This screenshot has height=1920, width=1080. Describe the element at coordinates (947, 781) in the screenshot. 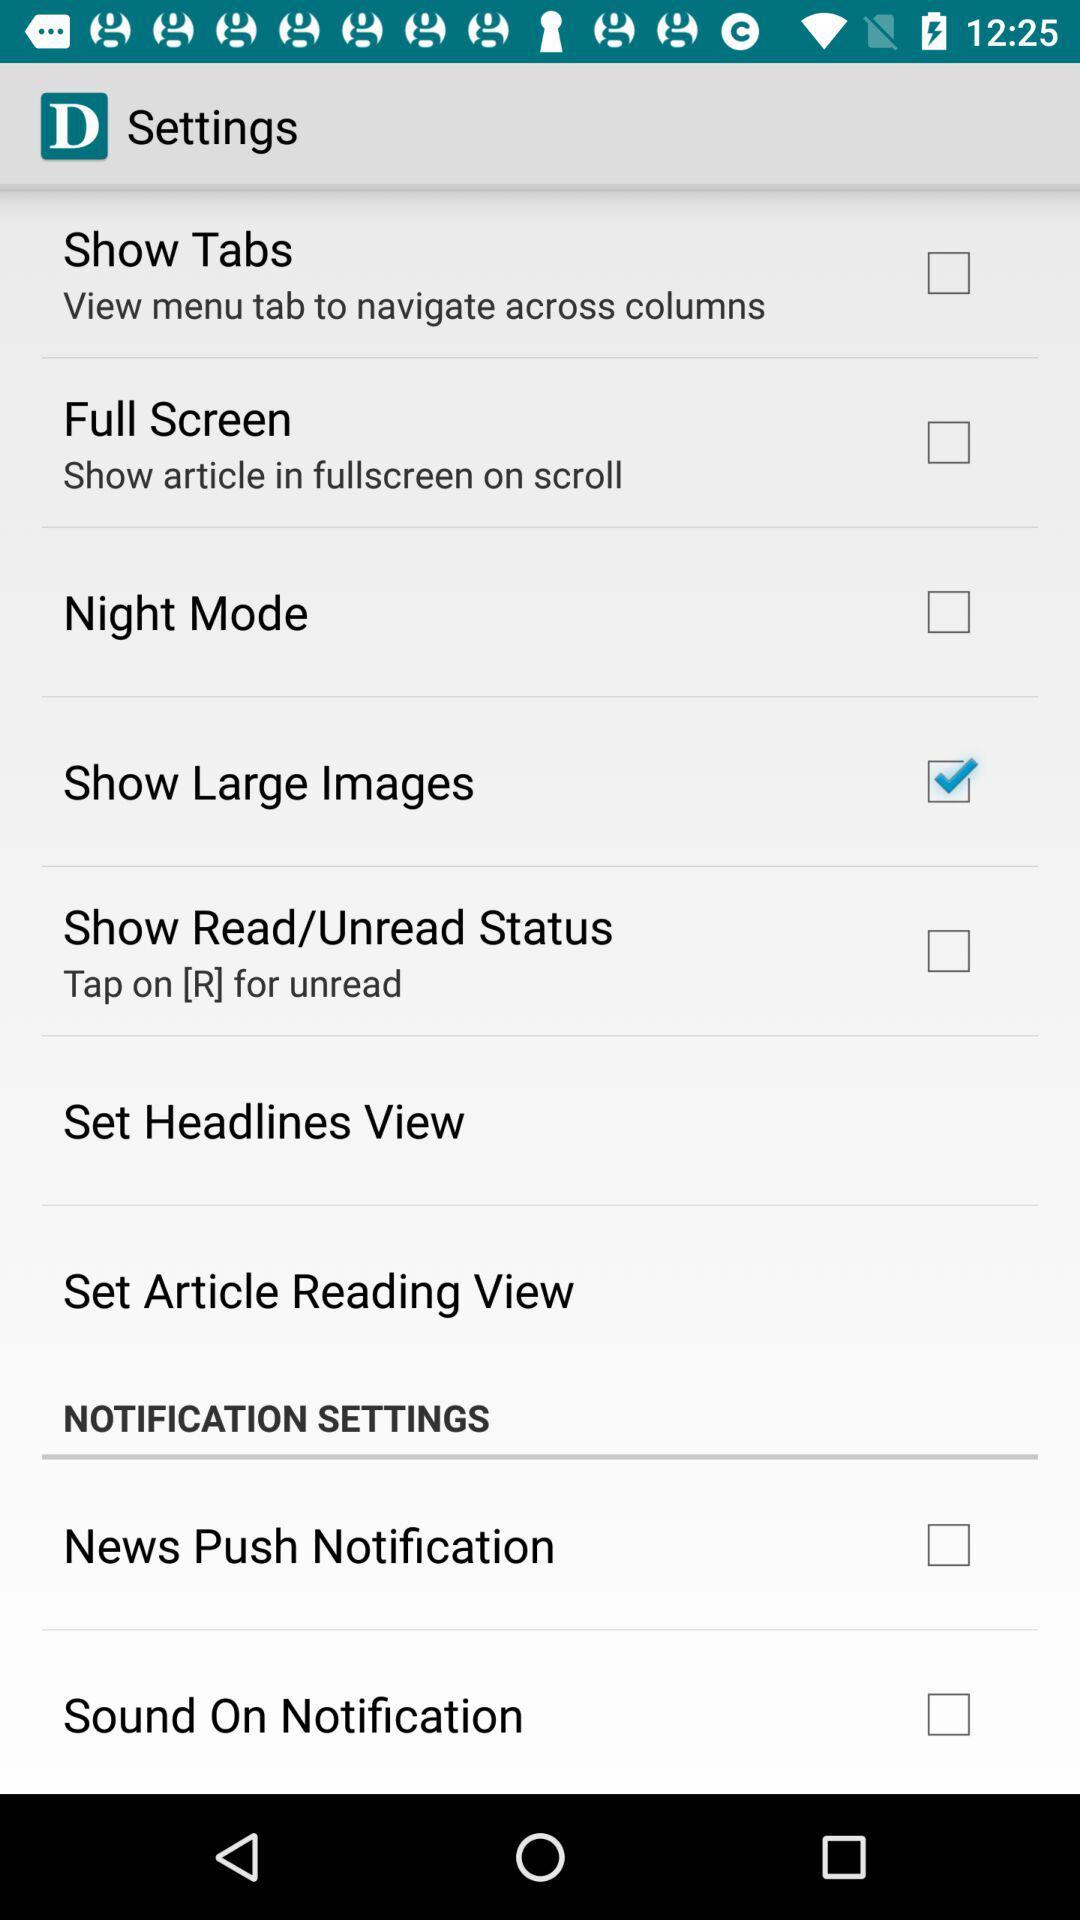

I see `the checkbox which is on the right side of show large images` at that location.